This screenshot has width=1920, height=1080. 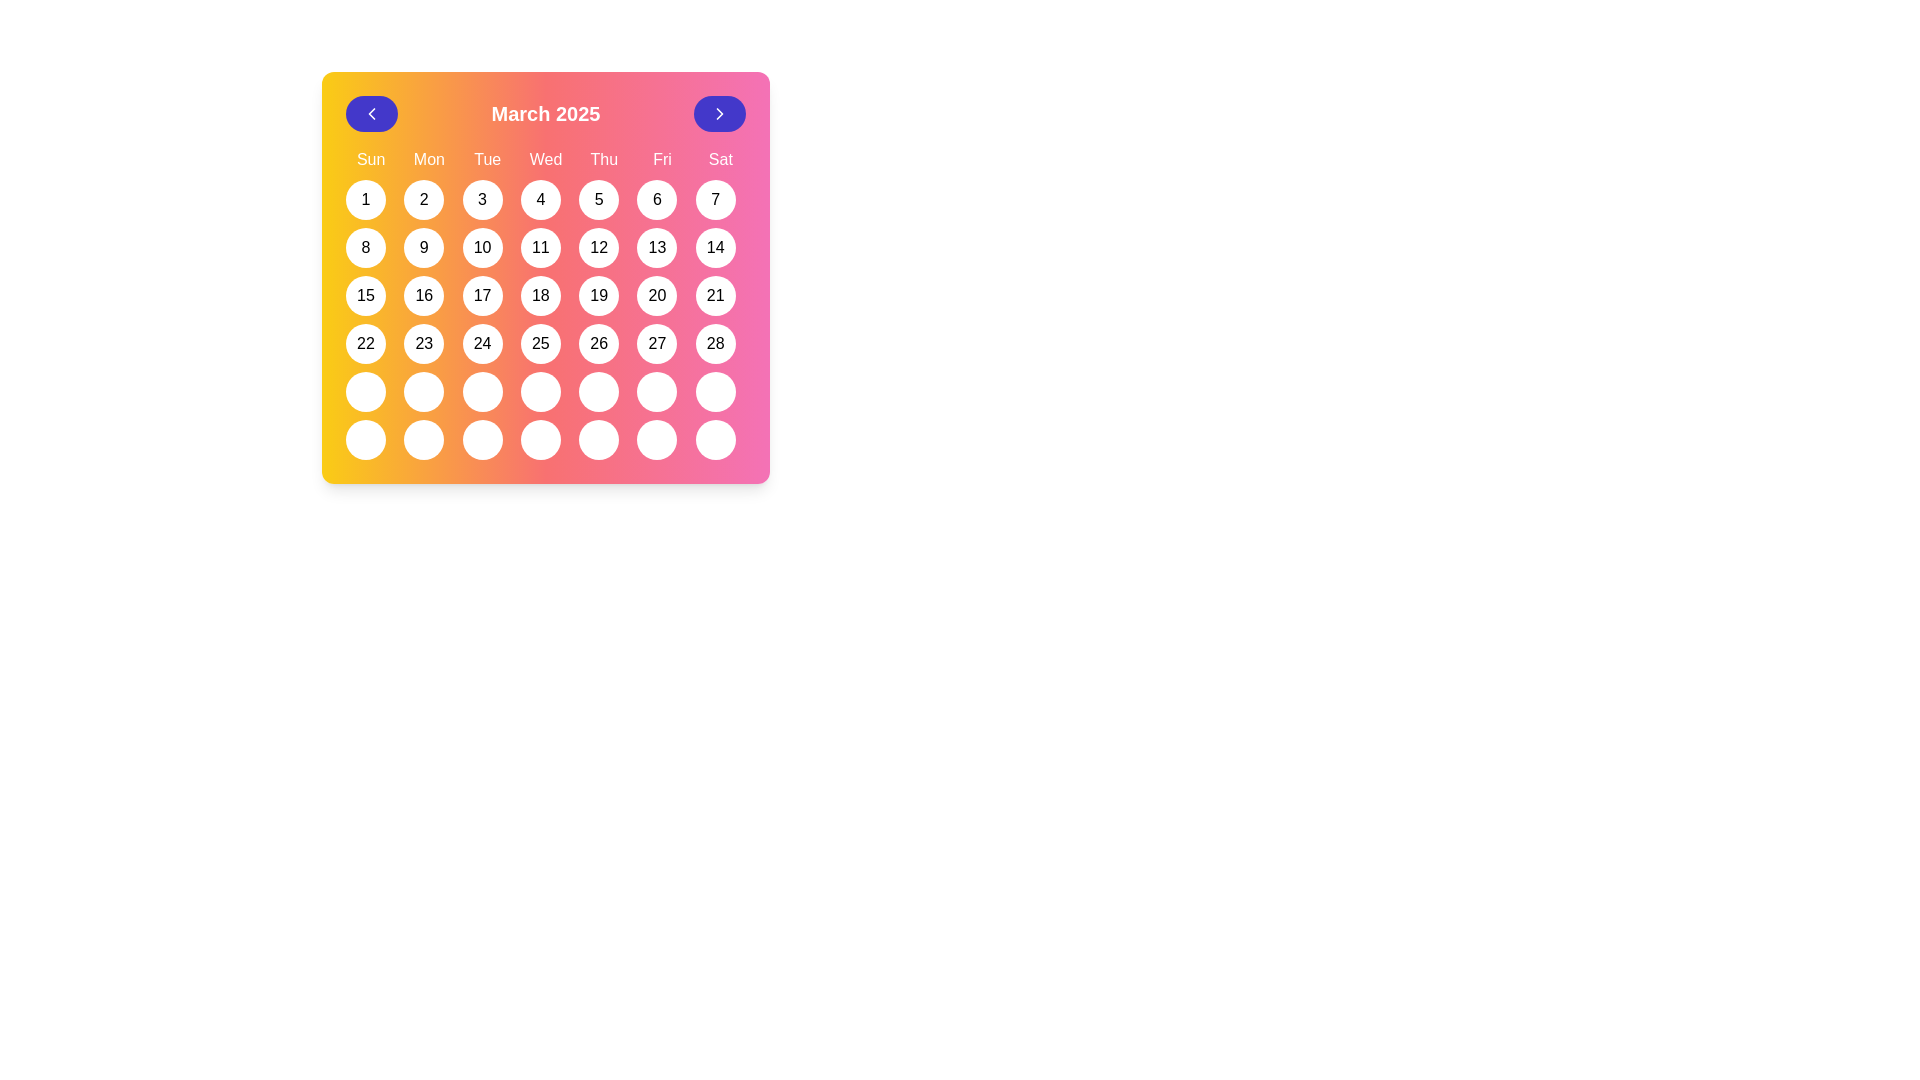 I want to click on the button representing the 19th day of the month in the calendar interface, located in the fourth row and fifth column under the 'Thu' header, so click(x=598, y=296).